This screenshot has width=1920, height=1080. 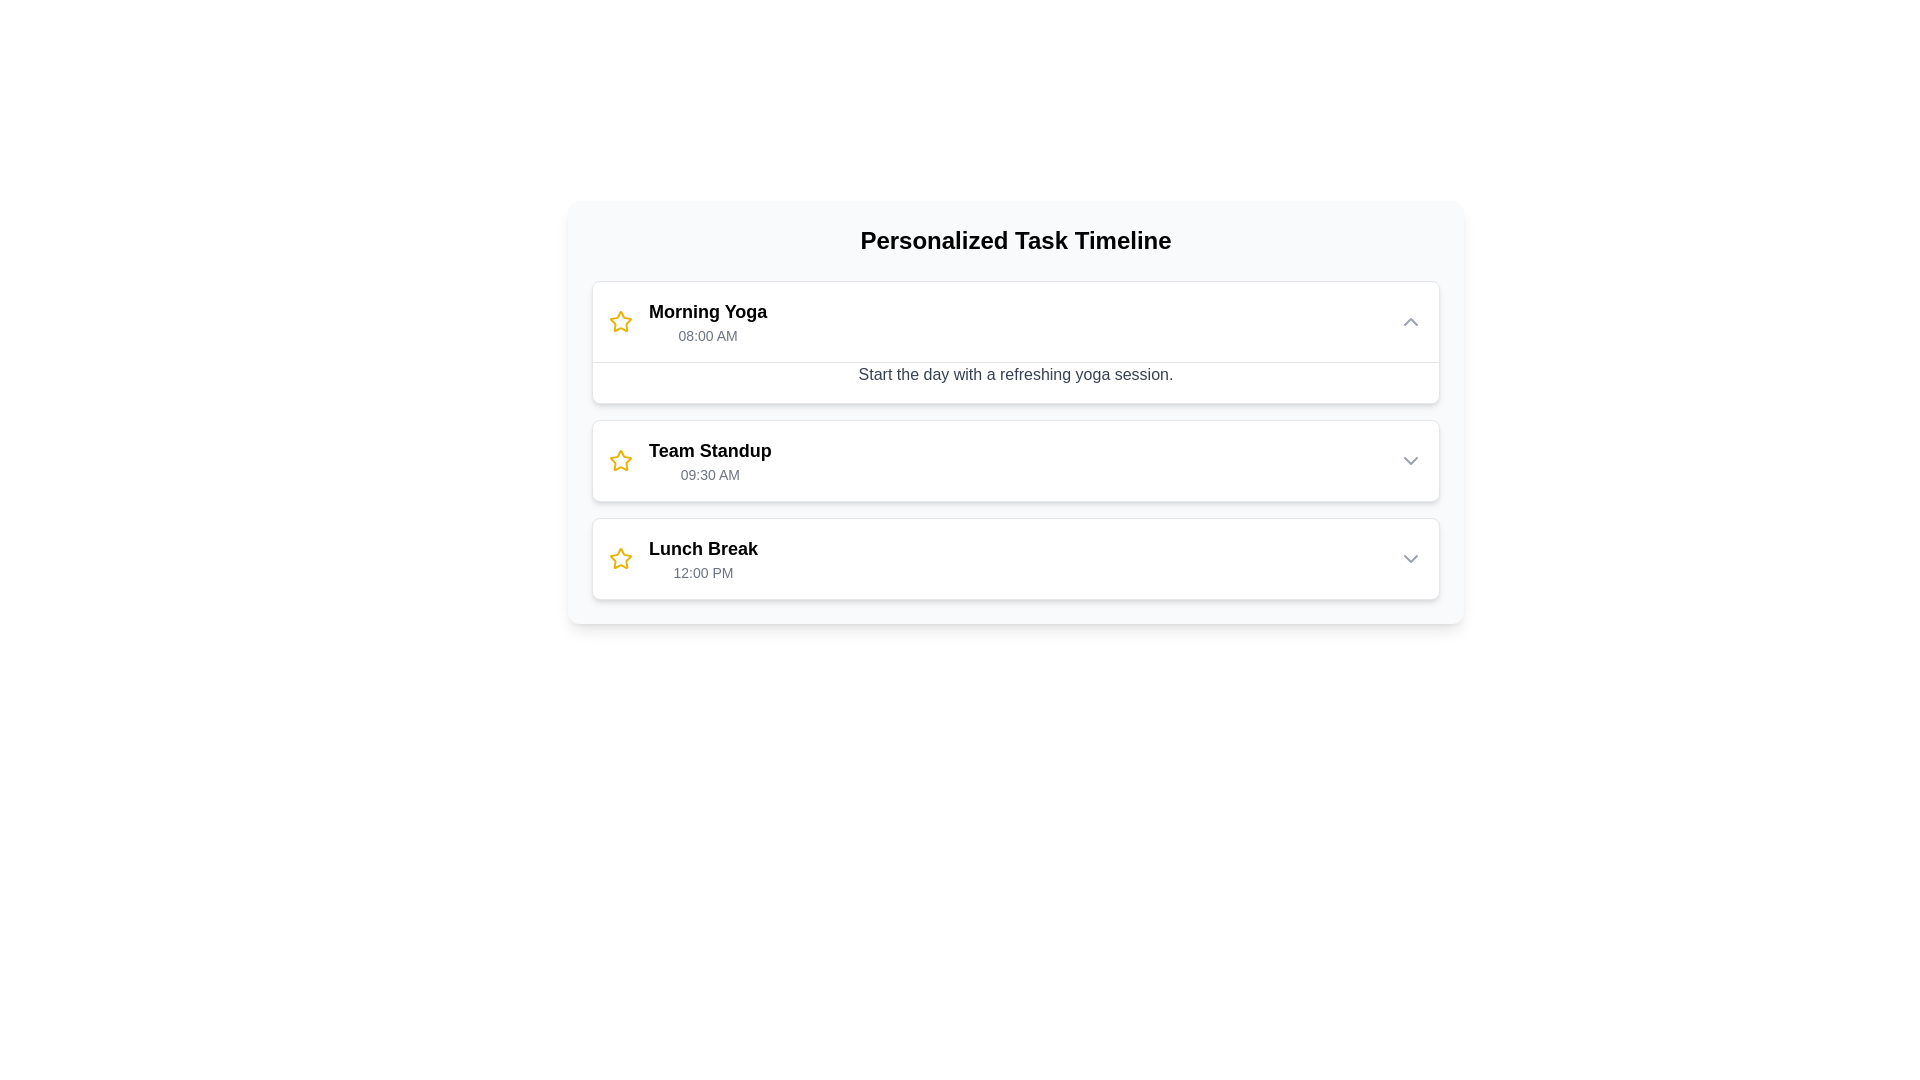 I want to click on the non-interactive text label displaying the time for the 'Team Standup' event, located on the second card in the vertical list of events, so click(x=710, y=474).